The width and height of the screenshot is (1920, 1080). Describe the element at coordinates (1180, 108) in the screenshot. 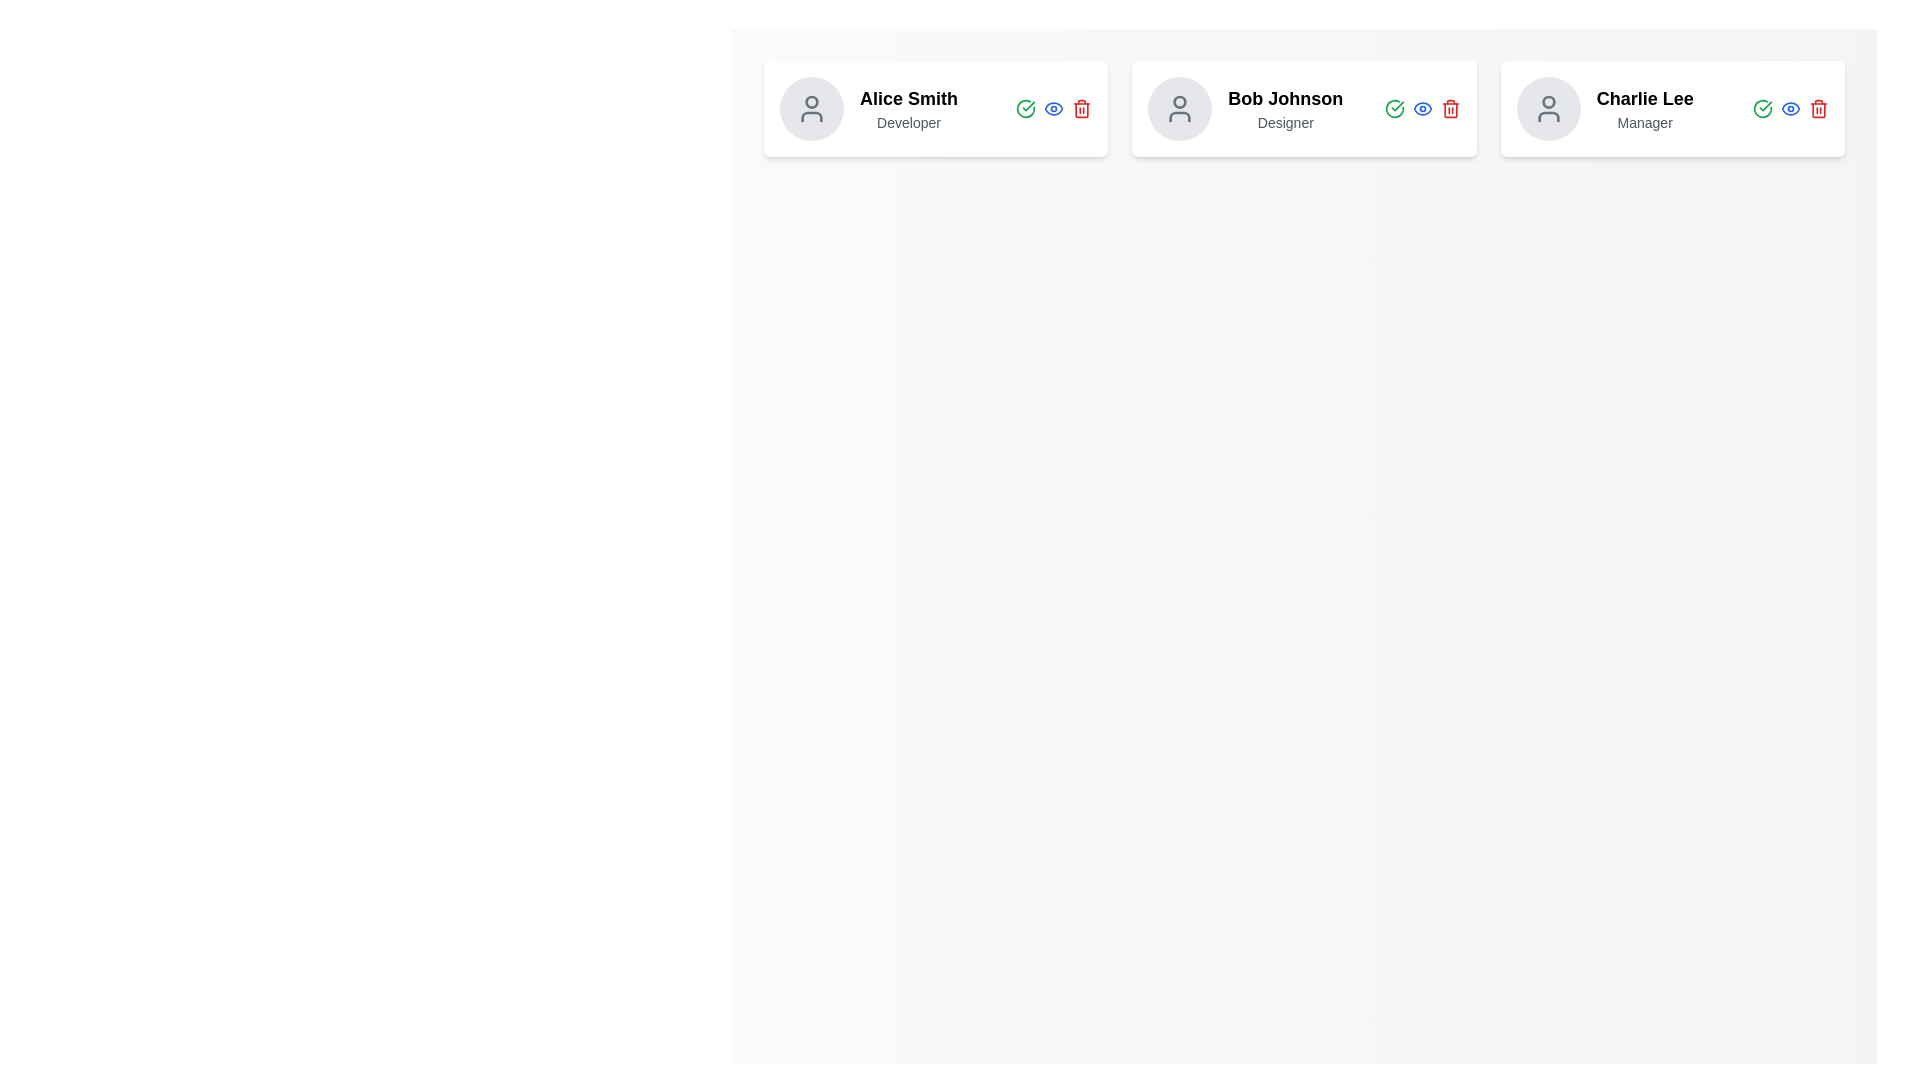

I see `the circular Avatar icon with a gray background that displays a user avatar symbol, positioned at the top-left corner of the card about Bob Johnson` at that location.